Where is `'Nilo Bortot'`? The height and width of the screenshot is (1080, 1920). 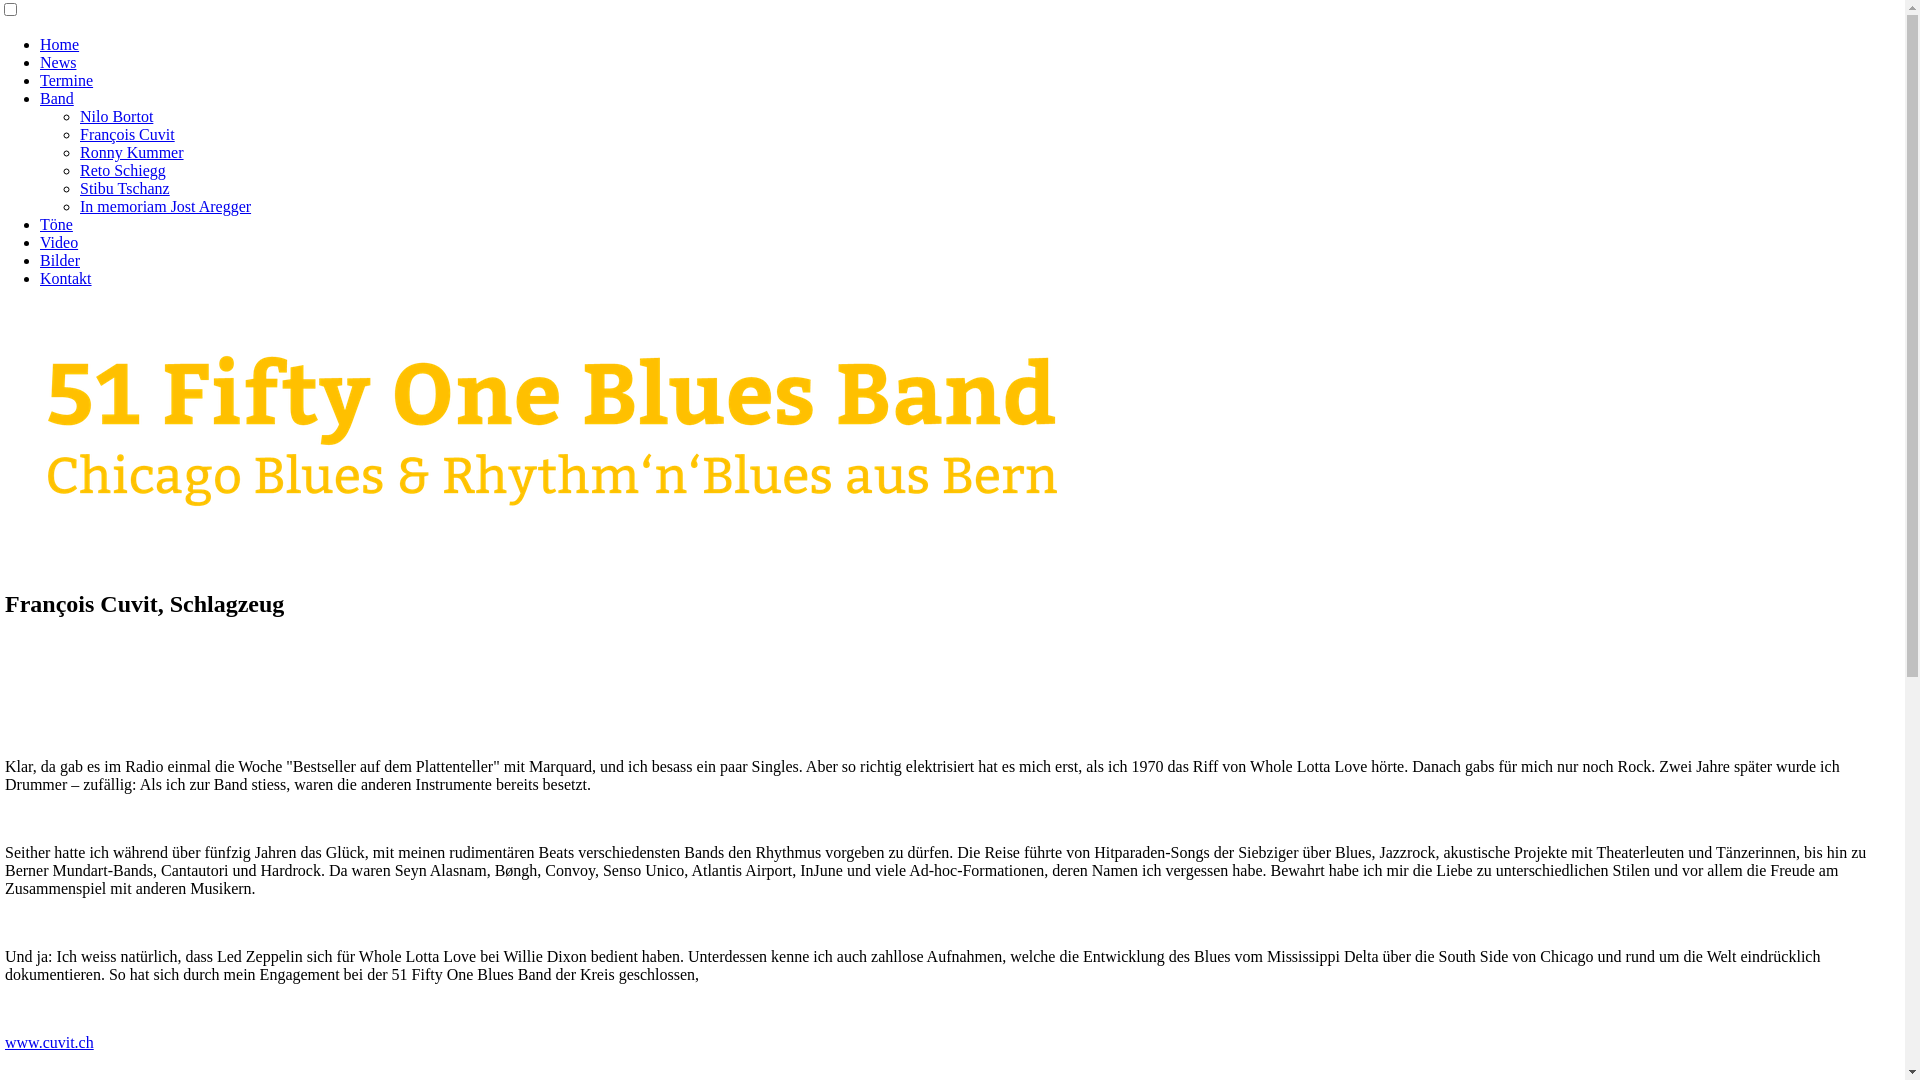 'Nilo Bortot' is located at coordinates (115, 116).